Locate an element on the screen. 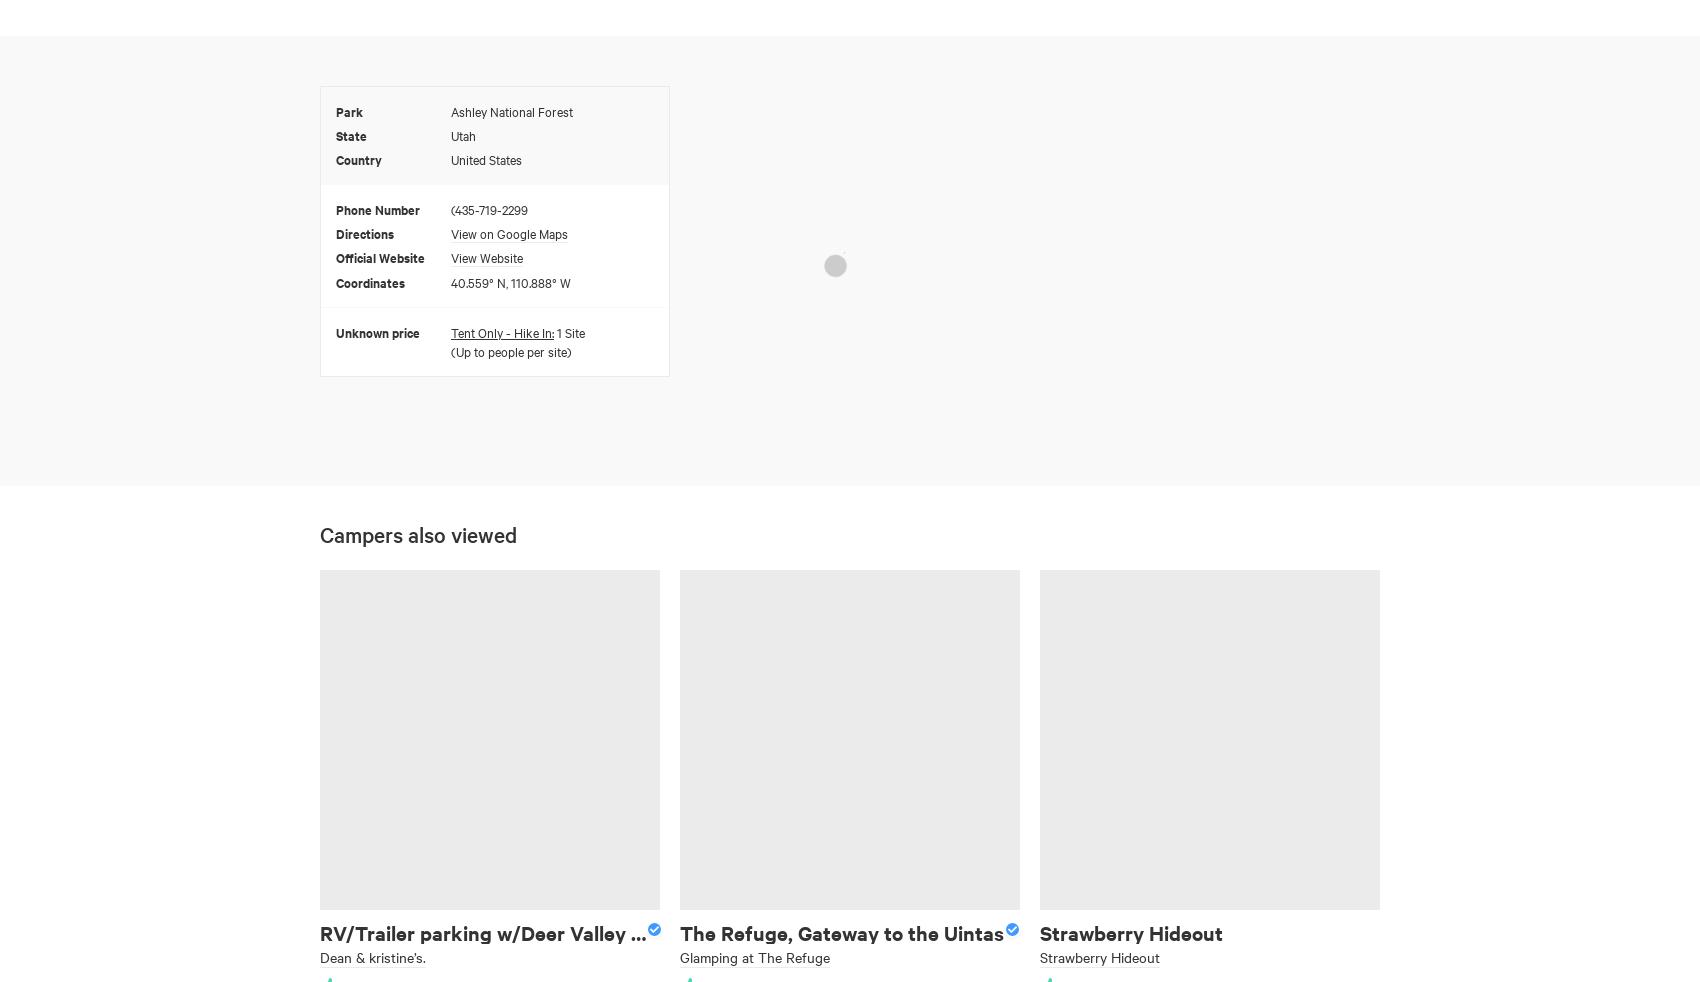 This screenshot has height=982, width=1700. 'Phone Number' is located at coordinates (377, 207).